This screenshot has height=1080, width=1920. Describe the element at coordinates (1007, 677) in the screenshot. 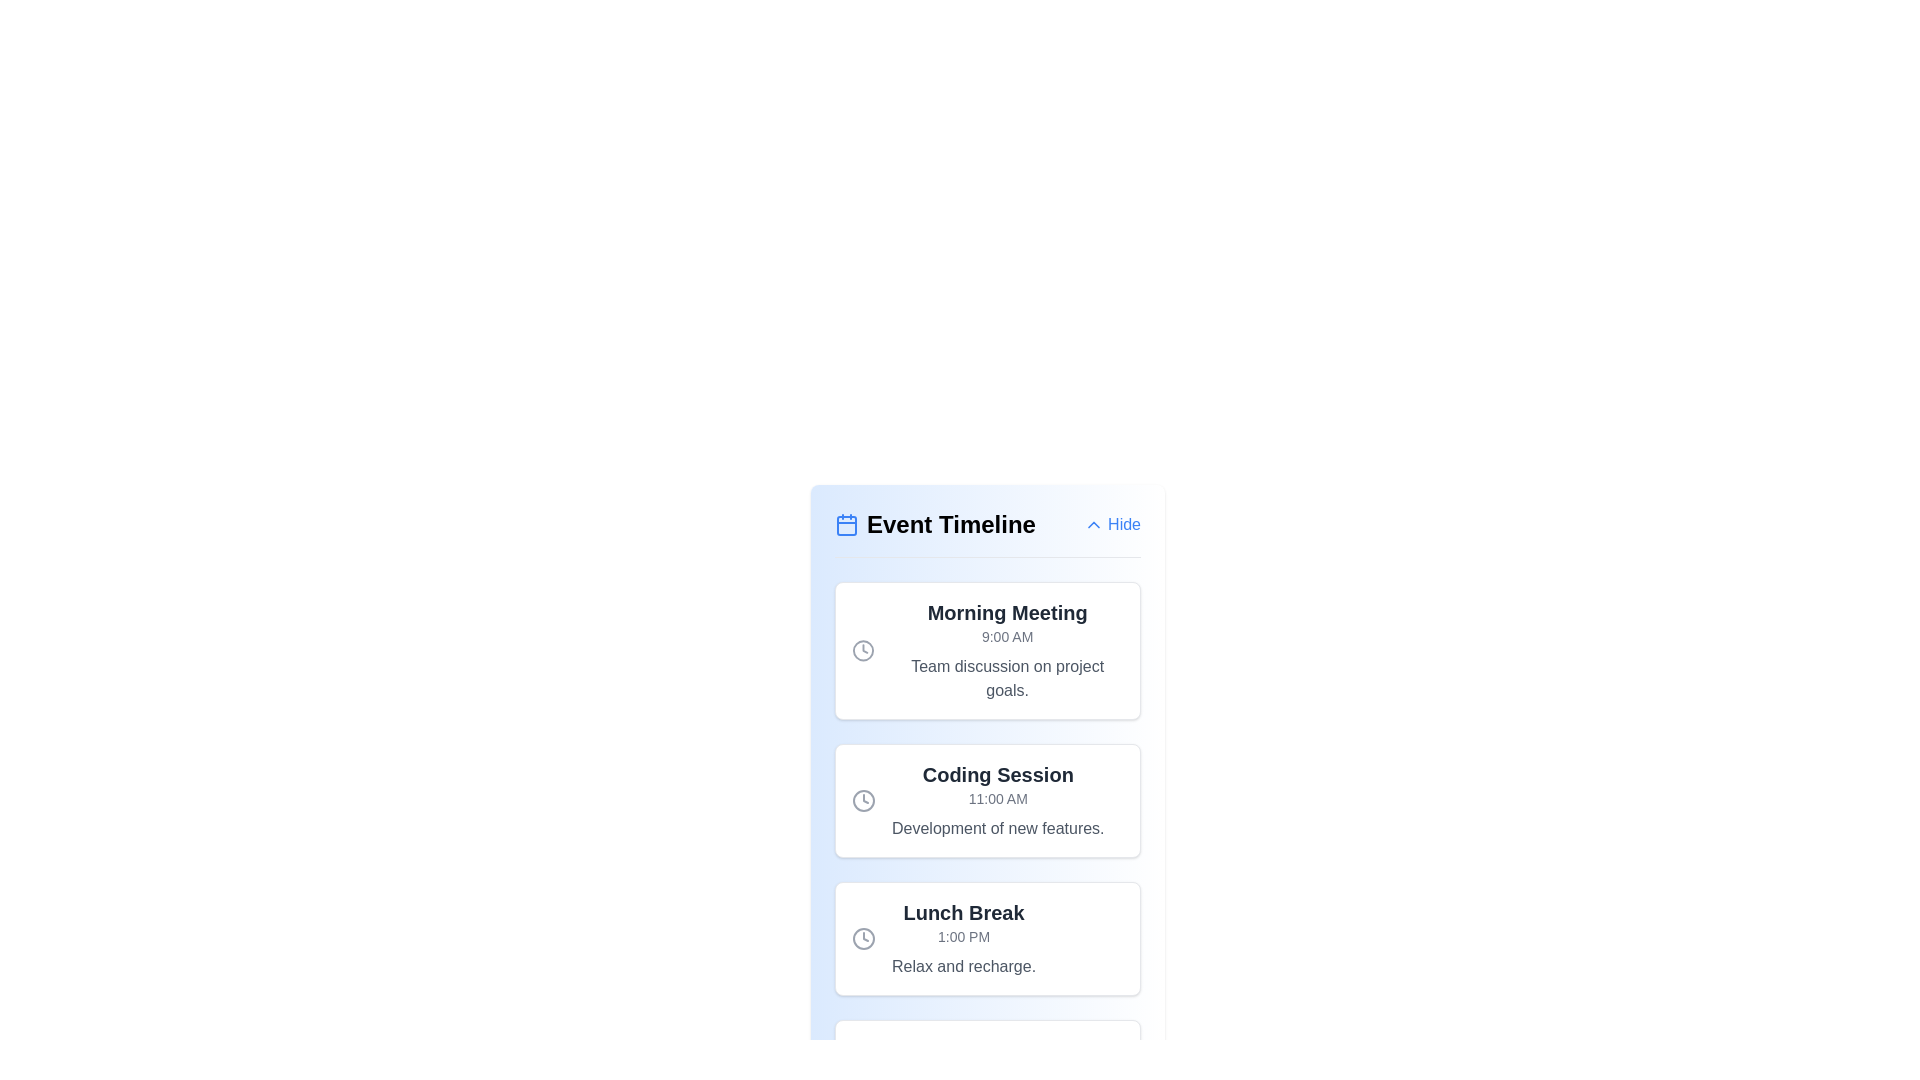

I see `descriptive text element that says 'Team discussion on project goals.' which is styled in gray and located beneath the 'Morning Meeting' heading and '9:00 AM' timestamp` at that location.